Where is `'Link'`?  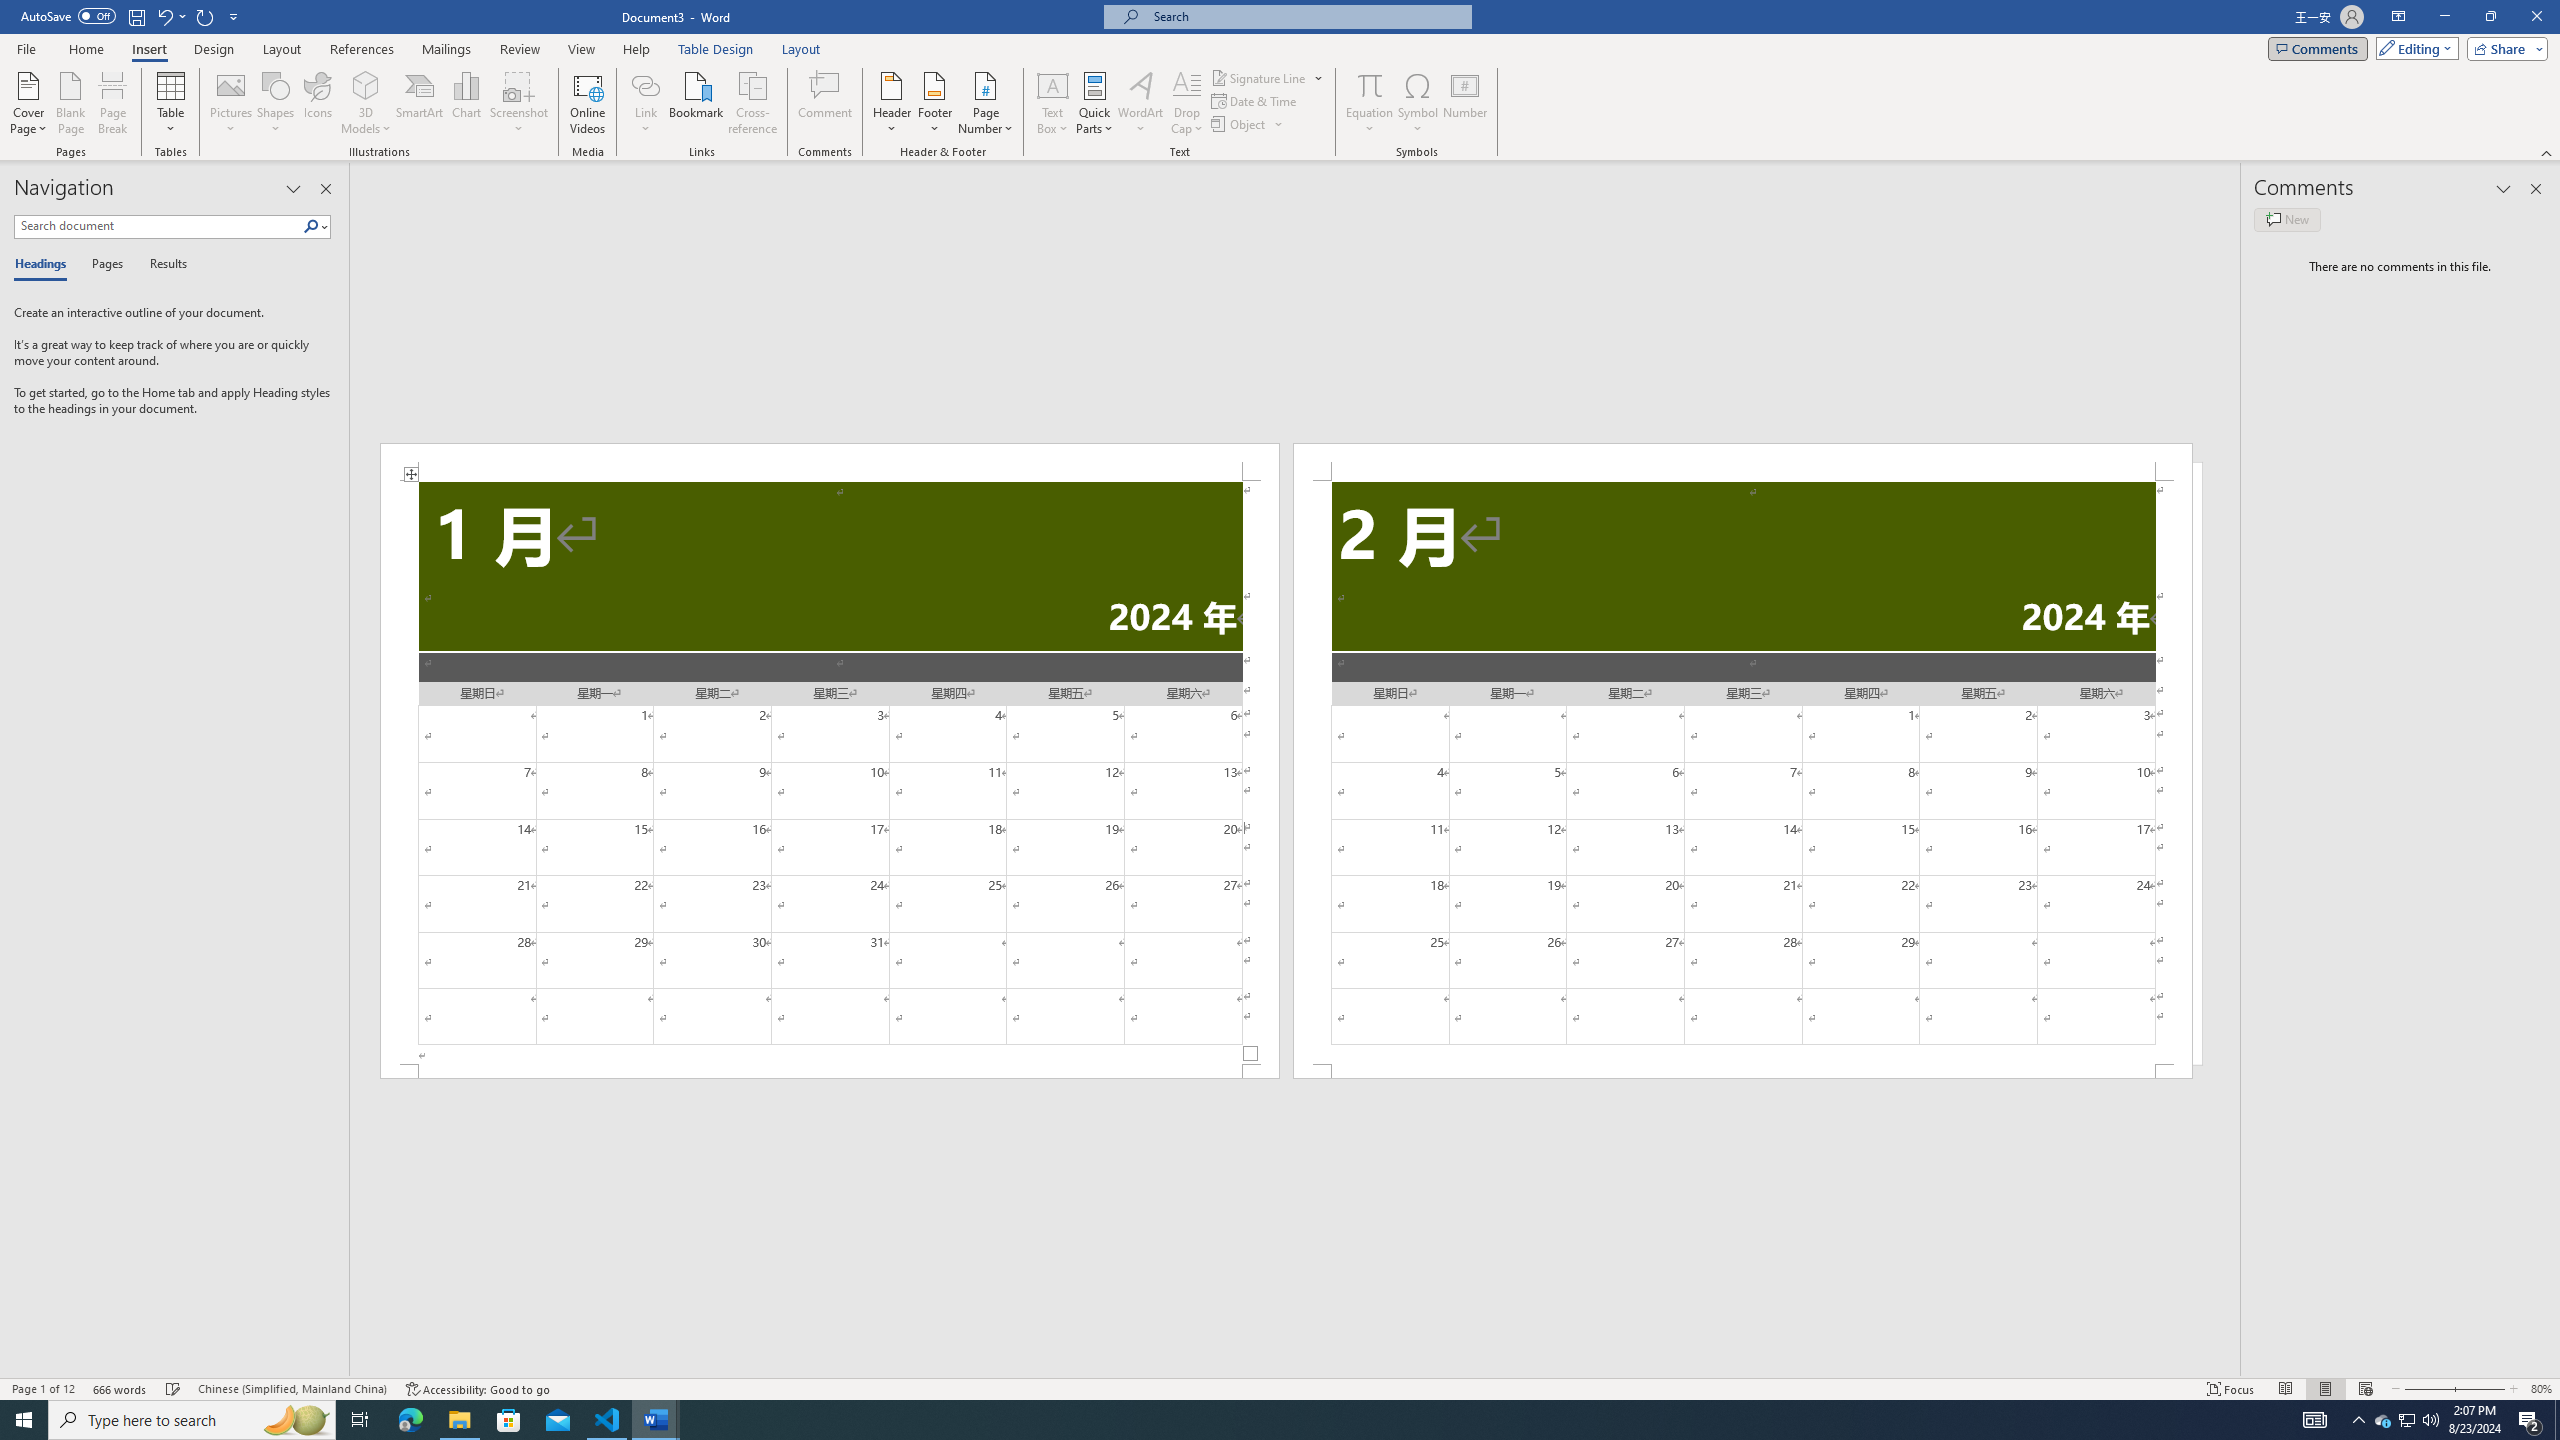
'Link' is located at coordinates (645, 103).